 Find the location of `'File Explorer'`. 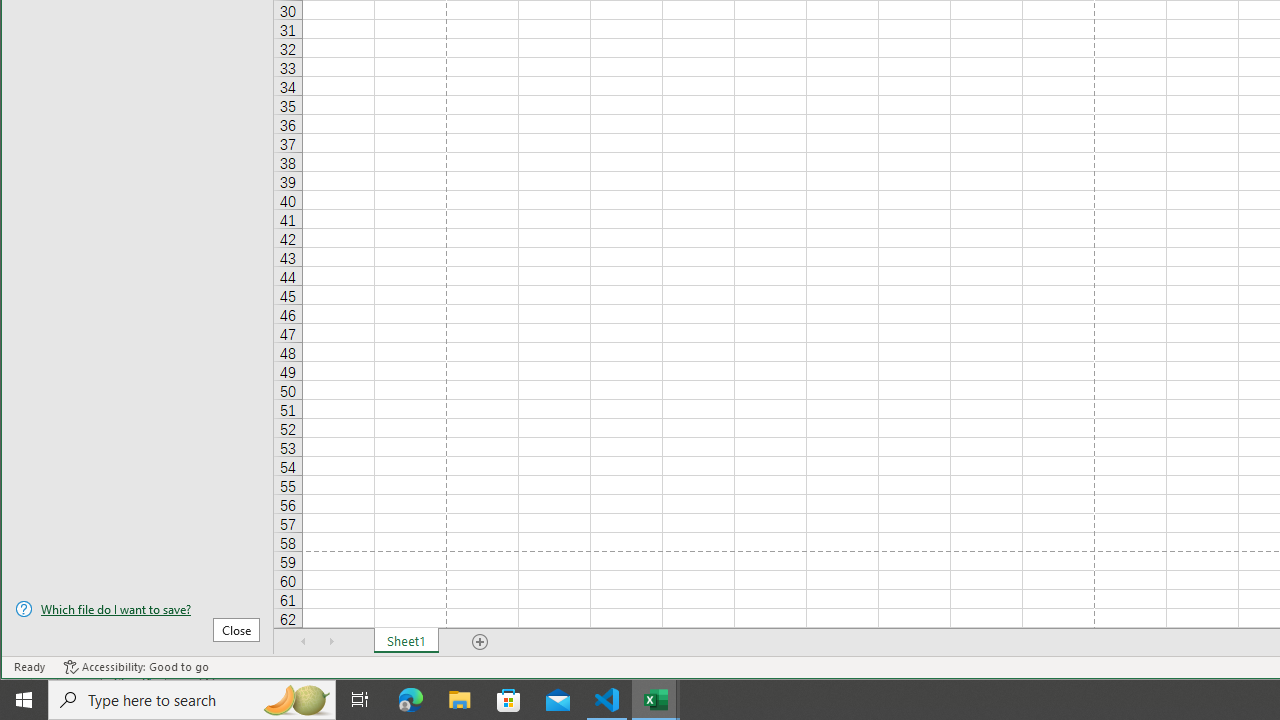

'File Explorer' is located at coordinates (459, 698).